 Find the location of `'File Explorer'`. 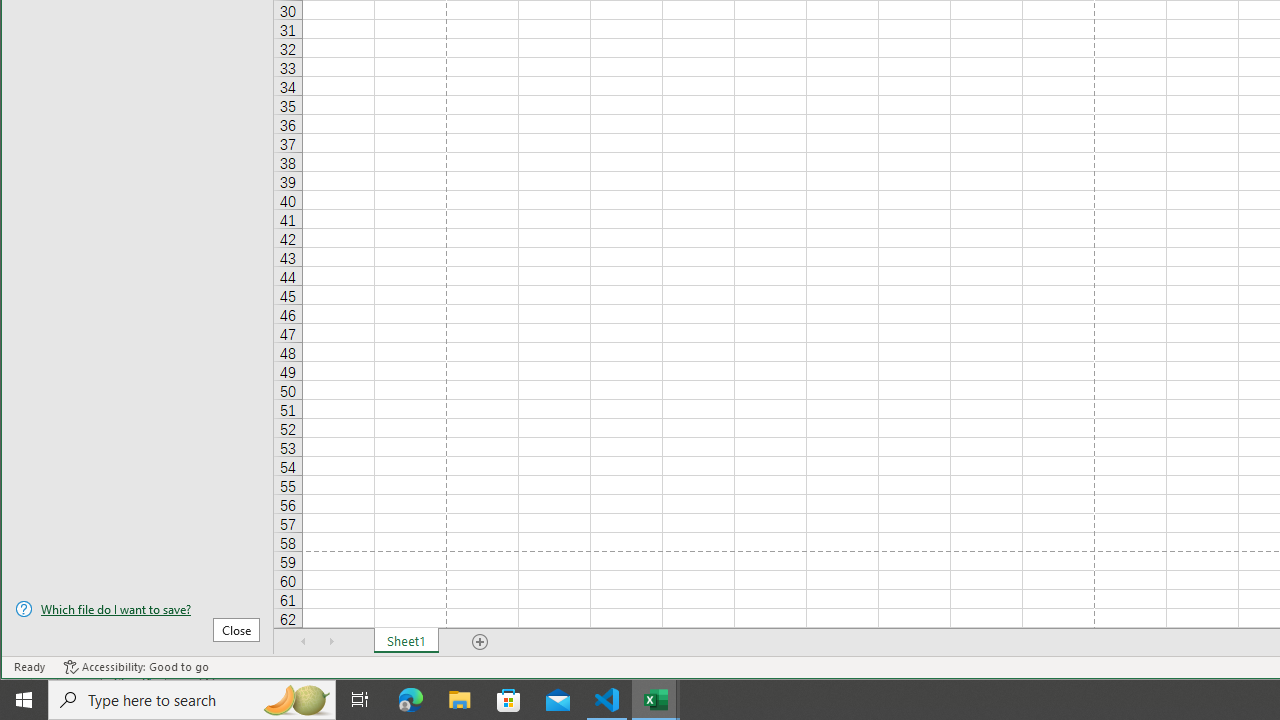

'File Explorer' is located at coordinates (459, 698).